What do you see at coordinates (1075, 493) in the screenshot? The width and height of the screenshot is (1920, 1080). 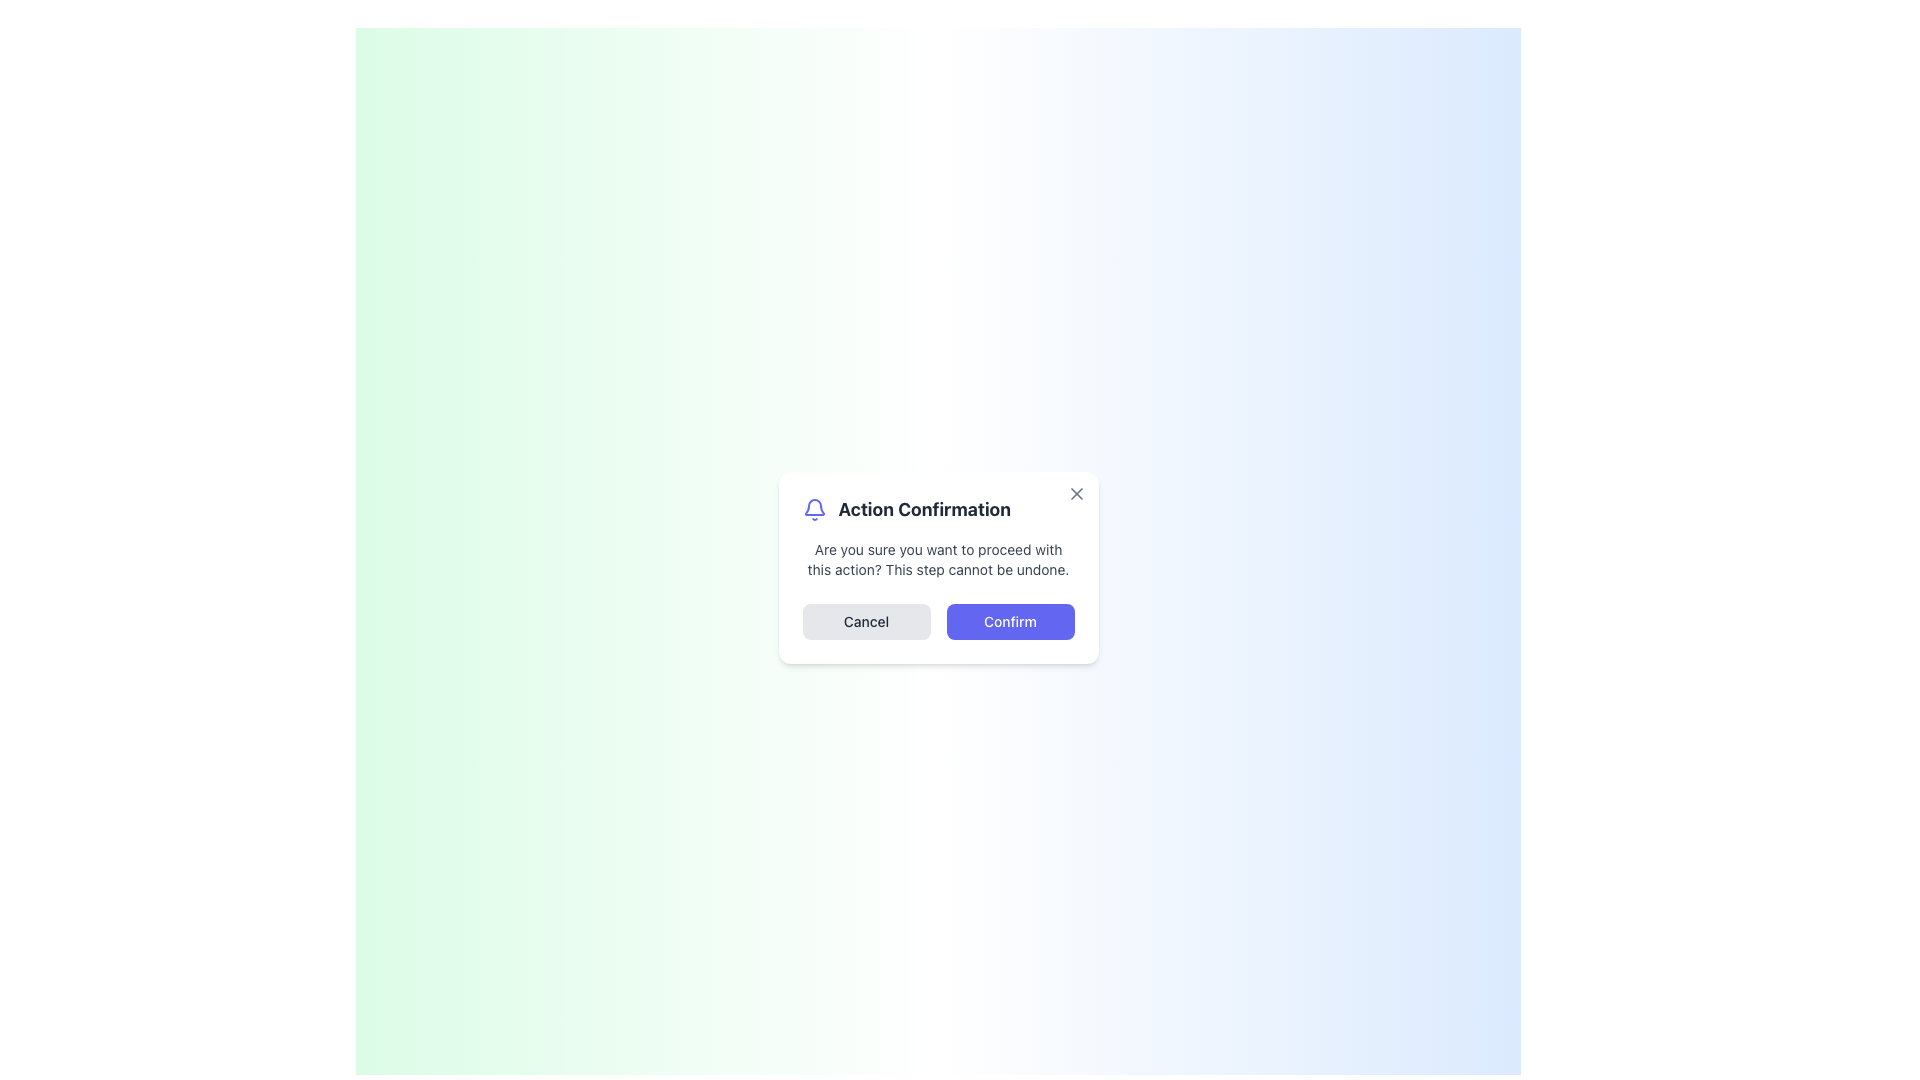 I see `the Close button located at the top-right corner of the modal dialog box adjacent to the title 'Action Confirmation'` at bounding box center [1075, 493].